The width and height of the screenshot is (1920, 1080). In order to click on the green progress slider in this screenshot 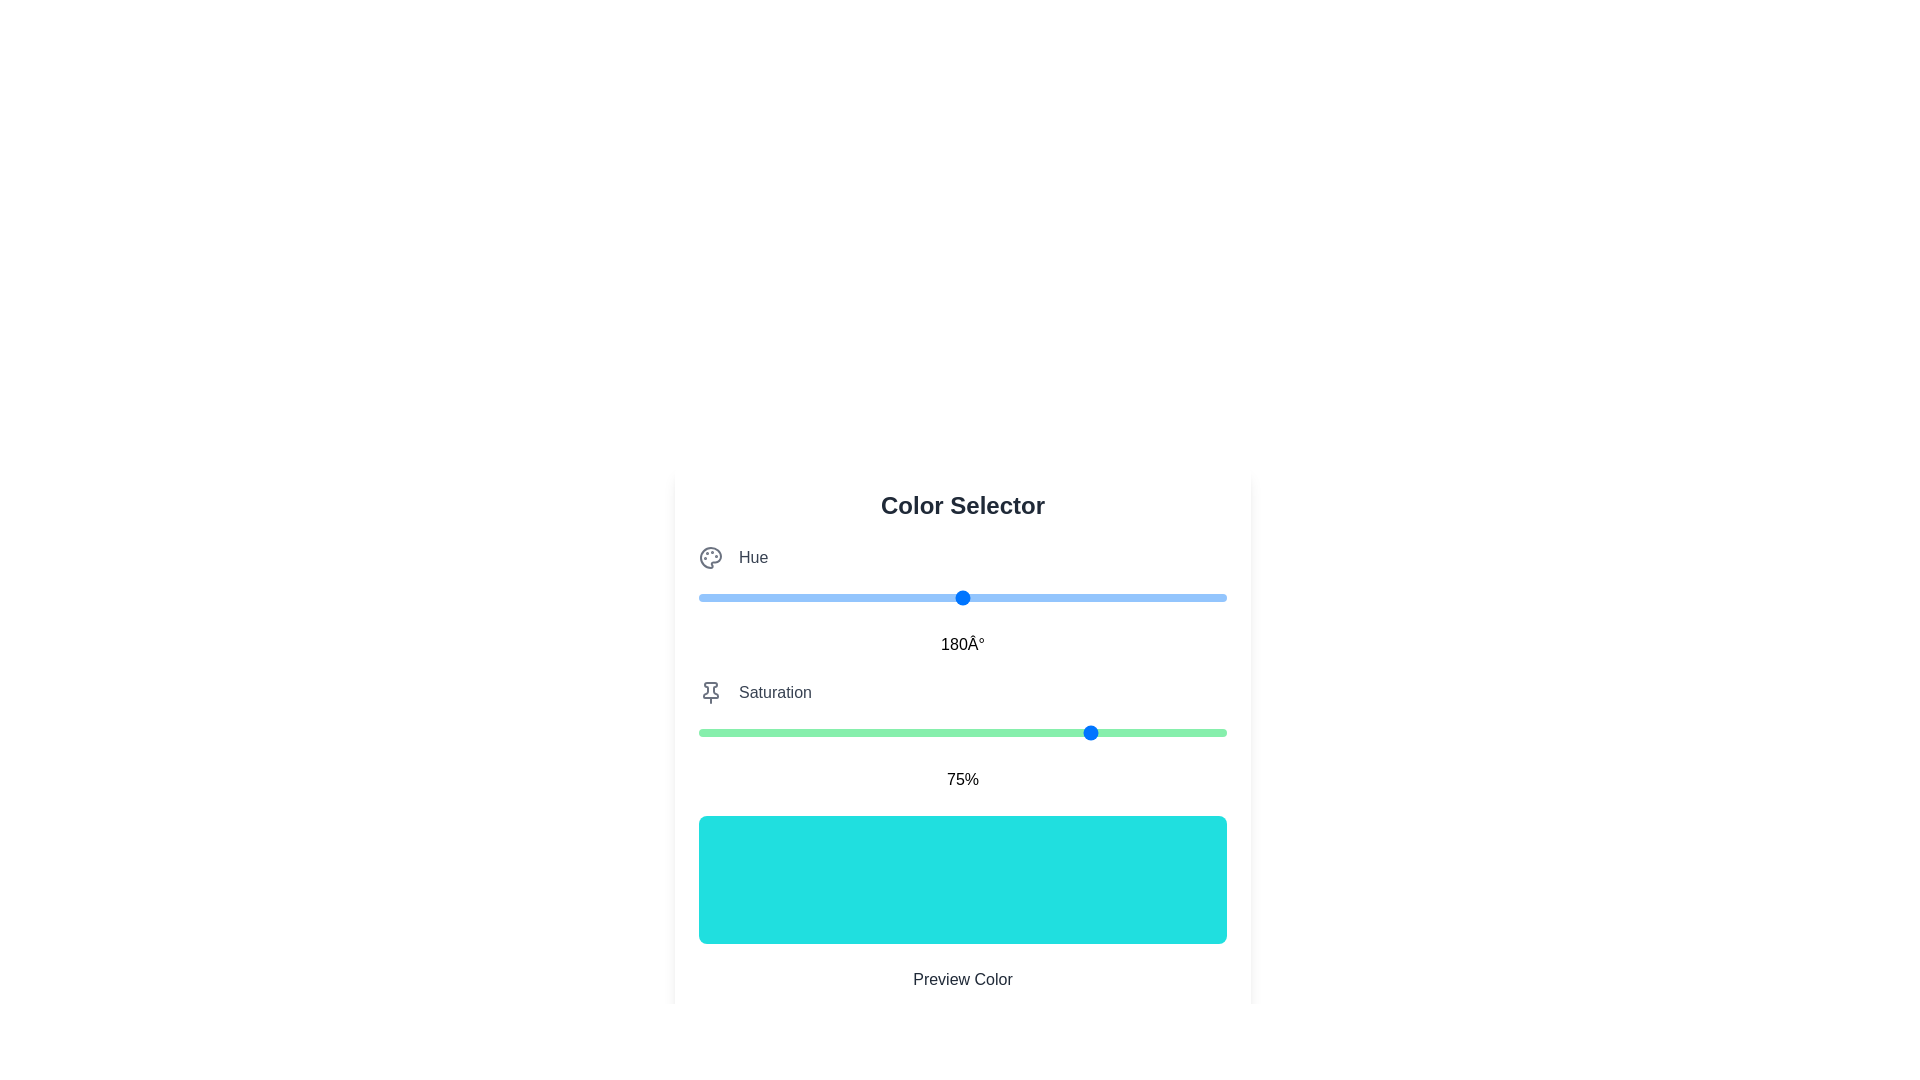, I will do `click(963, 732)`.